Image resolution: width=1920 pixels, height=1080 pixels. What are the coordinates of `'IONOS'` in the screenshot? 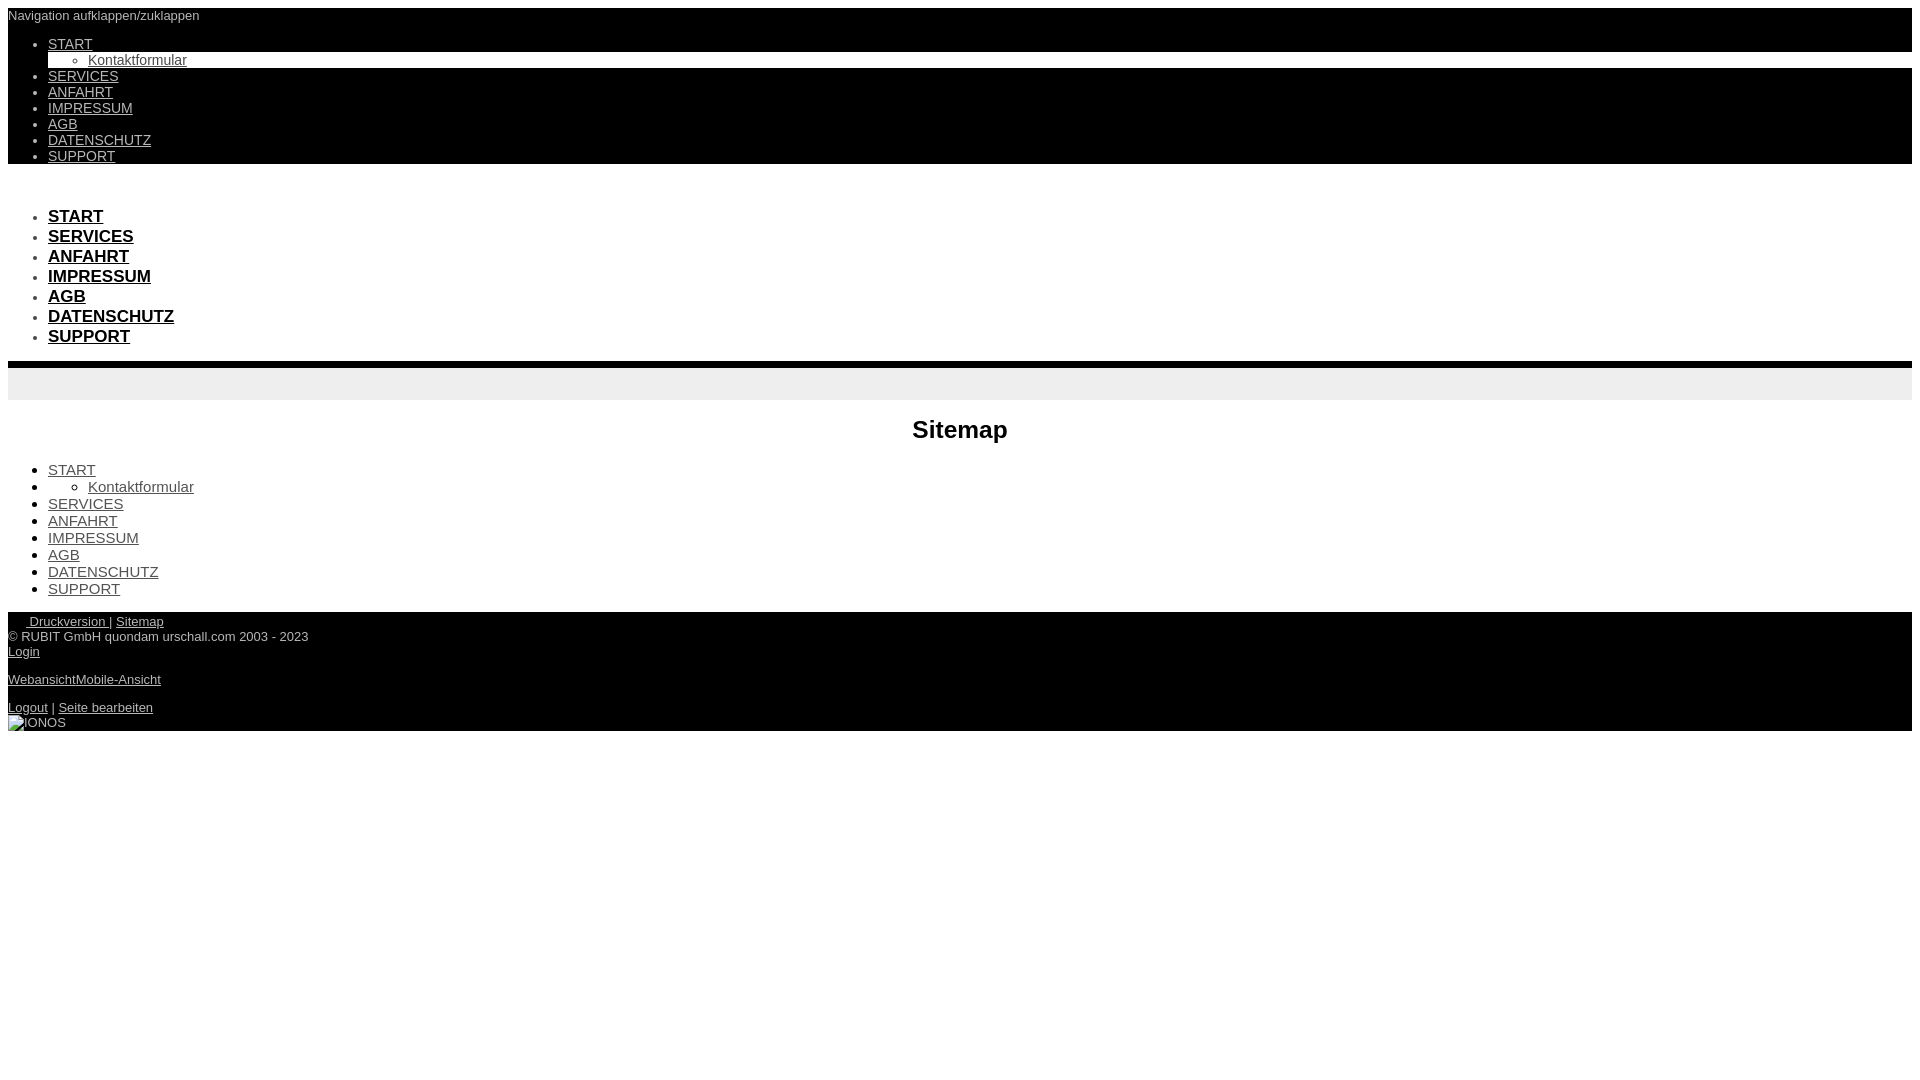 It's located at (8, 722).